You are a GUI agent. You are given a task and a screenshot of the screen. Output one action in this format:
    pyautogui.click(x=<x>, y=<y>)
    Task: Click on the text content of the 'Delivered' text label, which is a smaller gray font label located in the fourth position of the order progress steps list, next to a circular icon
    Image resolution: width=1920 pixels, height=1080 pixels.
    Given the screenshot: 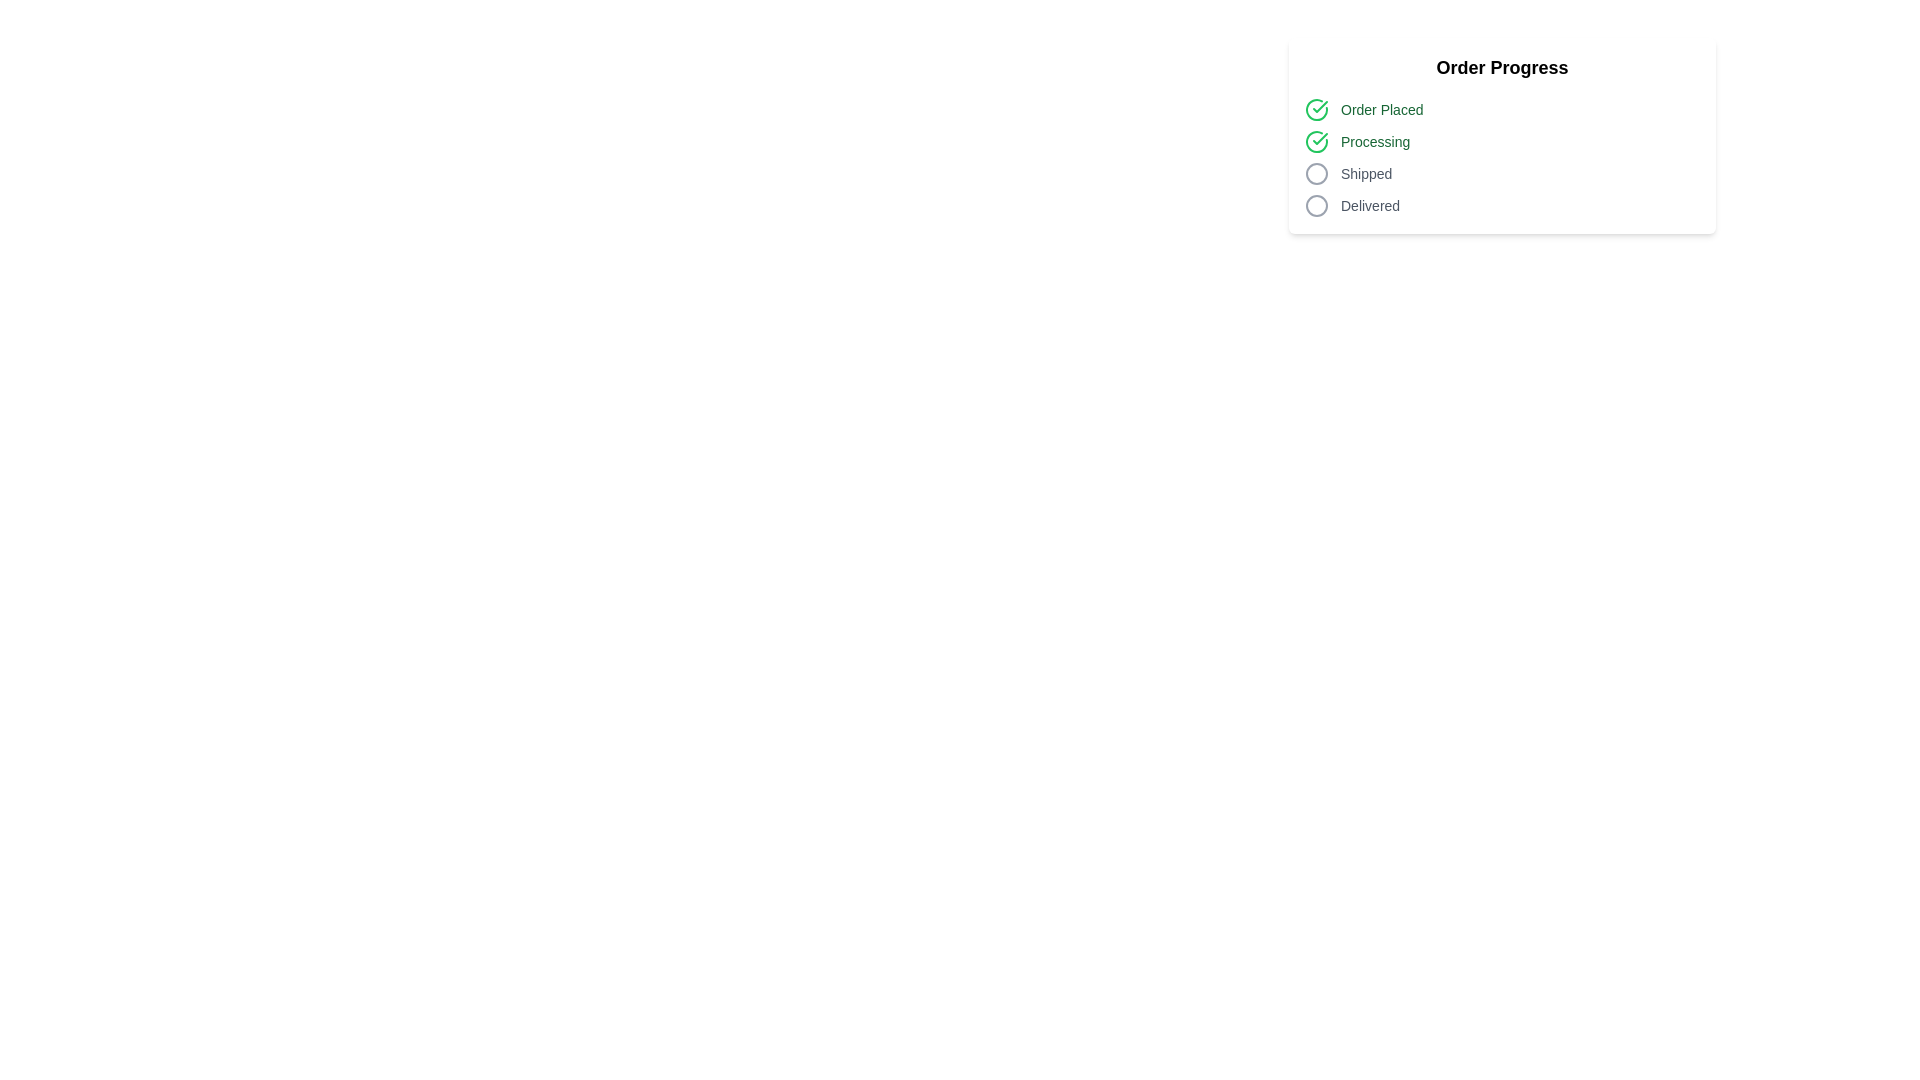 What is the action you would take?
    pyautogui.click(x=1369, y=205)
    